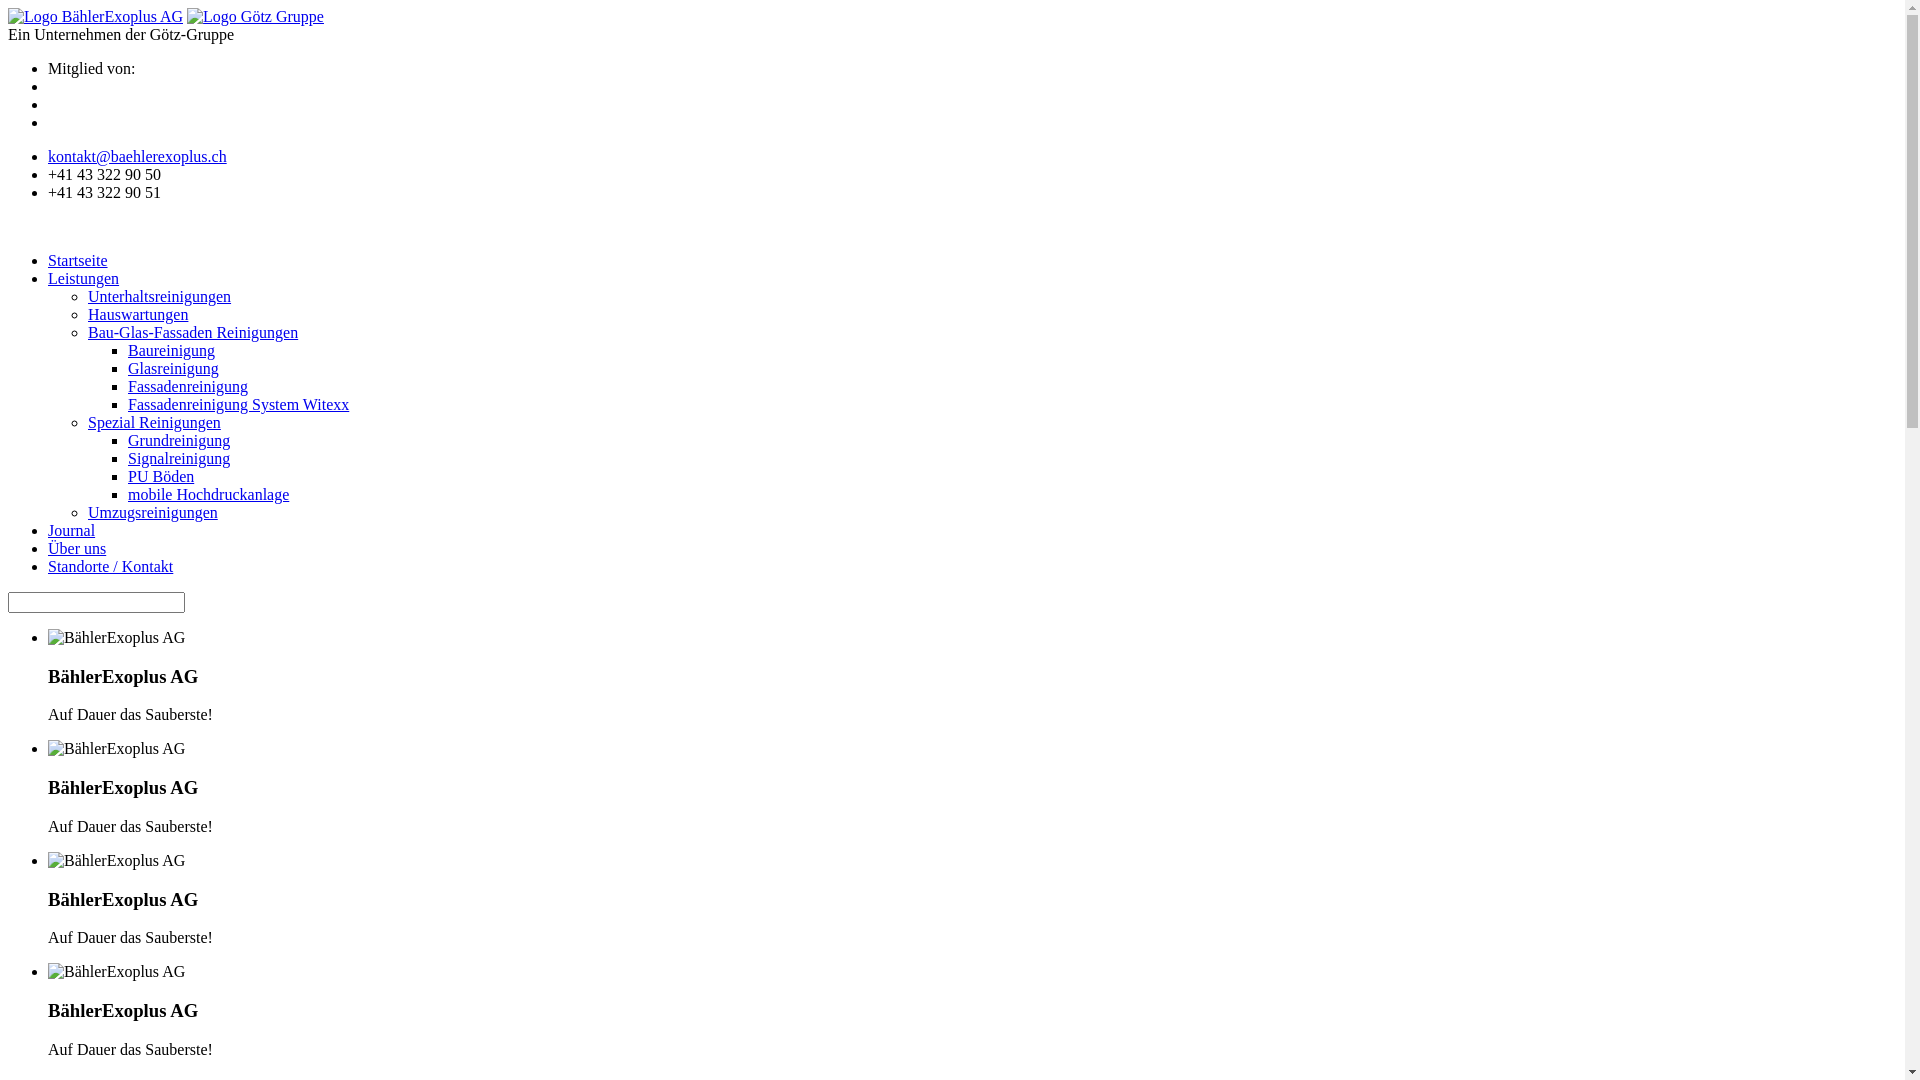 The width and height of the screenshot is (1920, 1080). What do you see at coordinates (71, 529) in the screenshot?
I see `'Journal'` at bounding box center [71, 529].